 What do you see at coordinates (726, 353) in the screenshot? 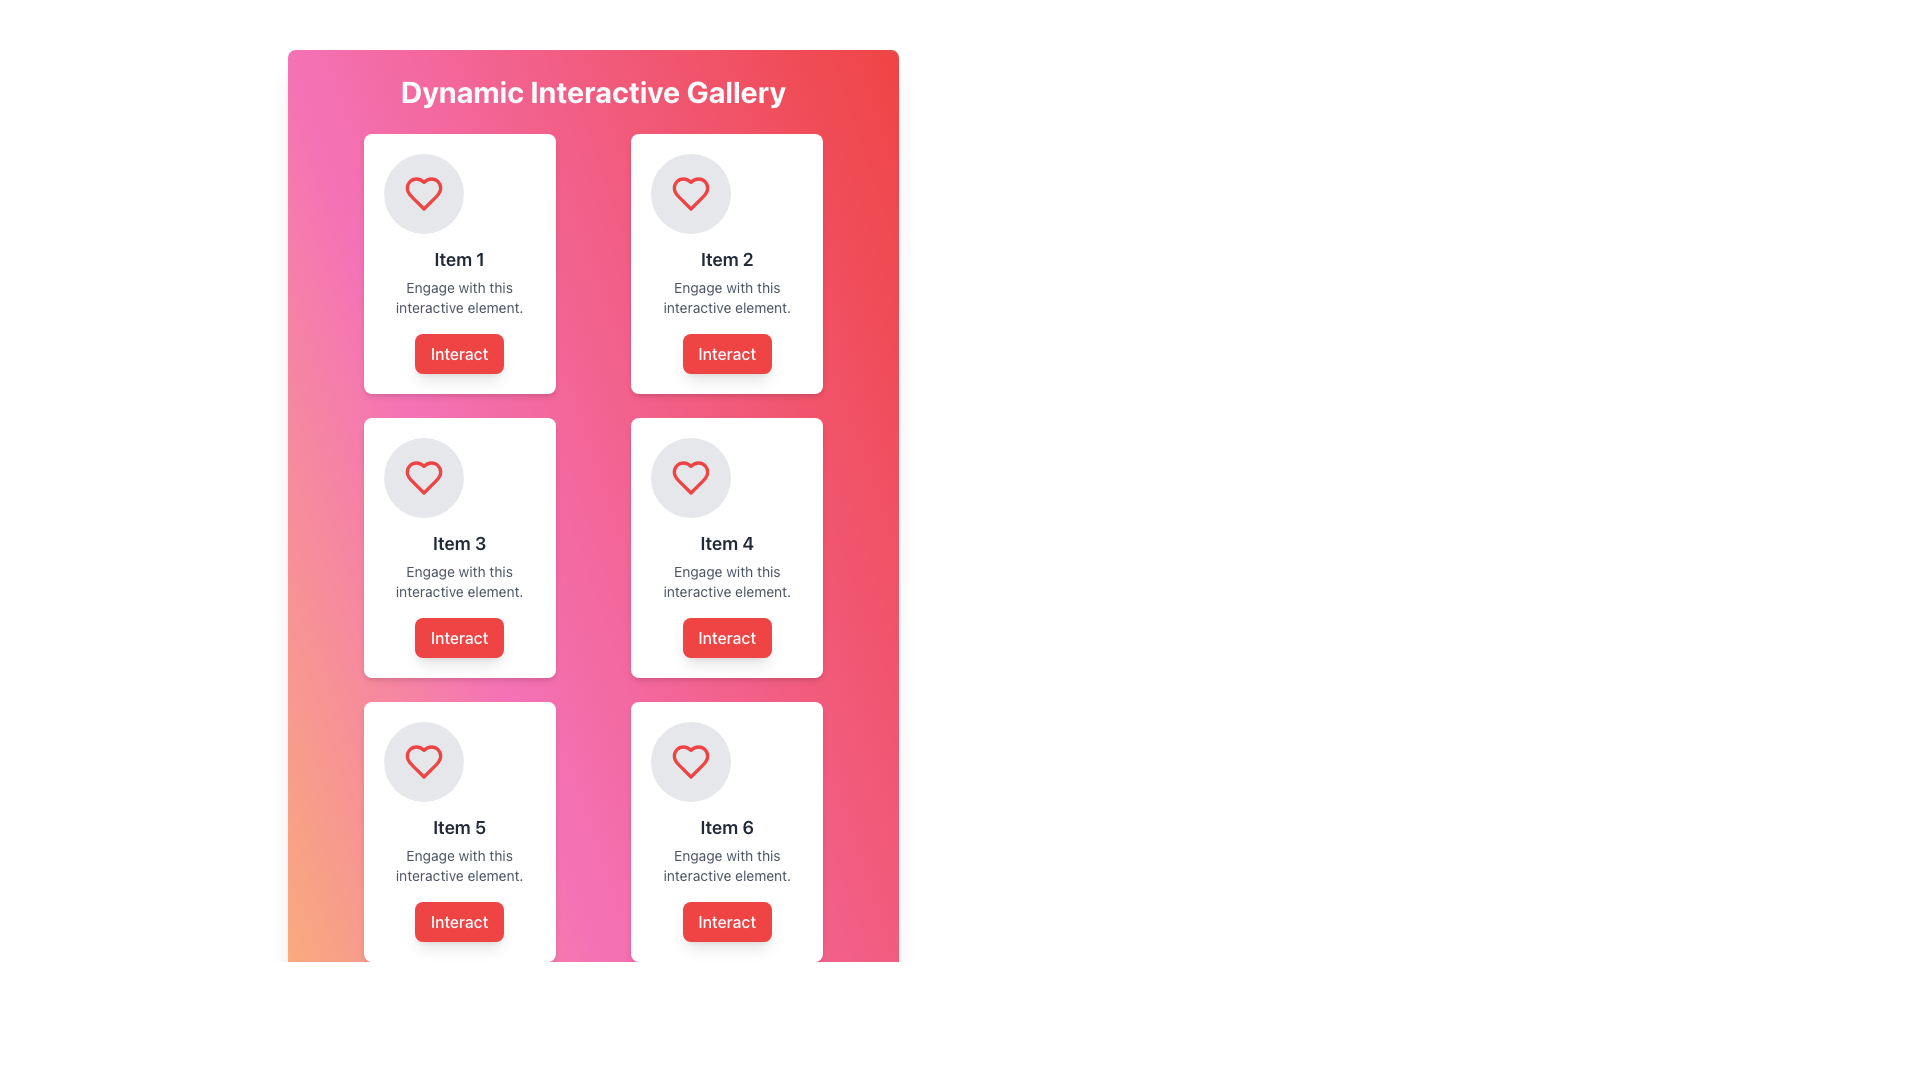
I see `the 'Interact' button, which is a rectangular button with rounded corners, a red background, and white text, located within the card labeled 'Item 2' in the second column and first row of the grid layout` at bounding box center [726, 353].